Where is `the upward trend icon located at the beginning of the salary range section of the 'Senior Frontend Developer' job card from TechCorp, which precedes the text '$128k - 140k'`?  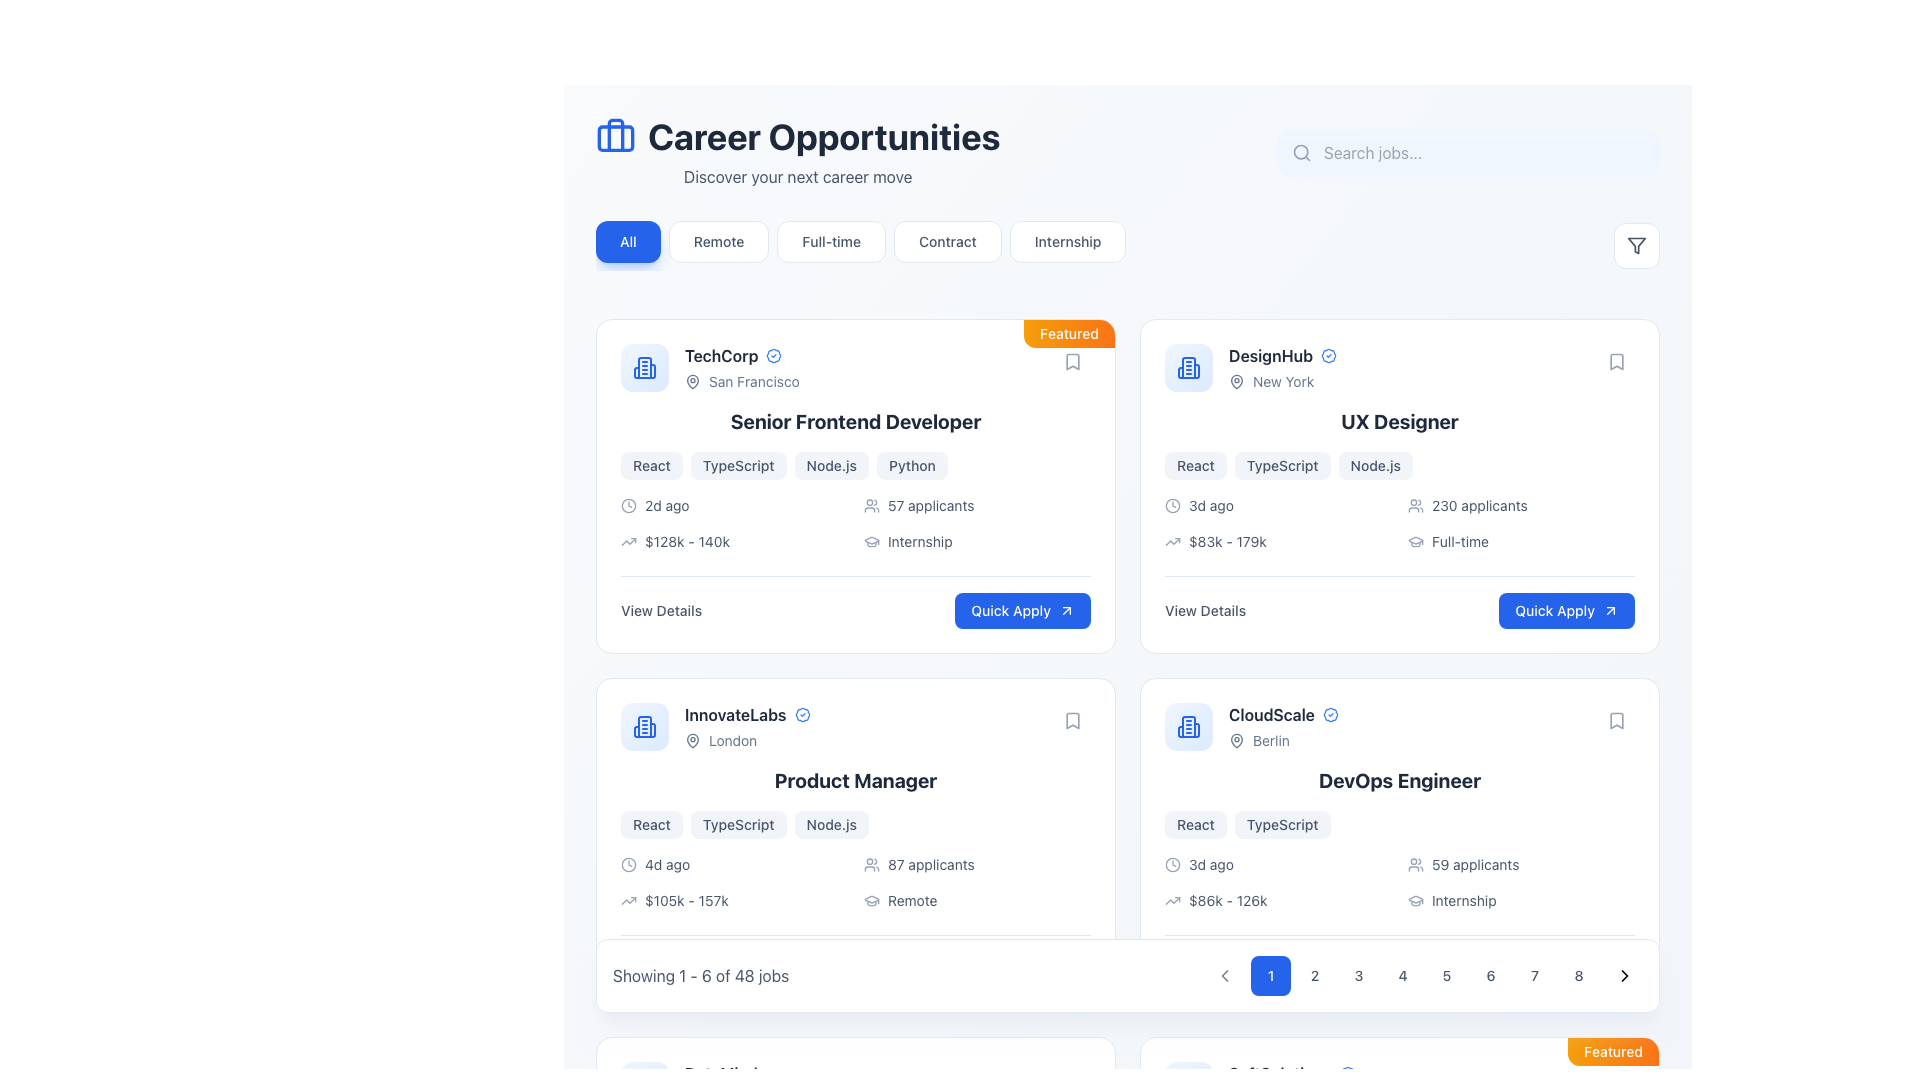 the upward trend icon located at the beginning of the salary range section of the 'Senior Frontend Developer' job card from TechCorp, which precedes the text '$128k - 140k' is located at coordinates (627, 542).